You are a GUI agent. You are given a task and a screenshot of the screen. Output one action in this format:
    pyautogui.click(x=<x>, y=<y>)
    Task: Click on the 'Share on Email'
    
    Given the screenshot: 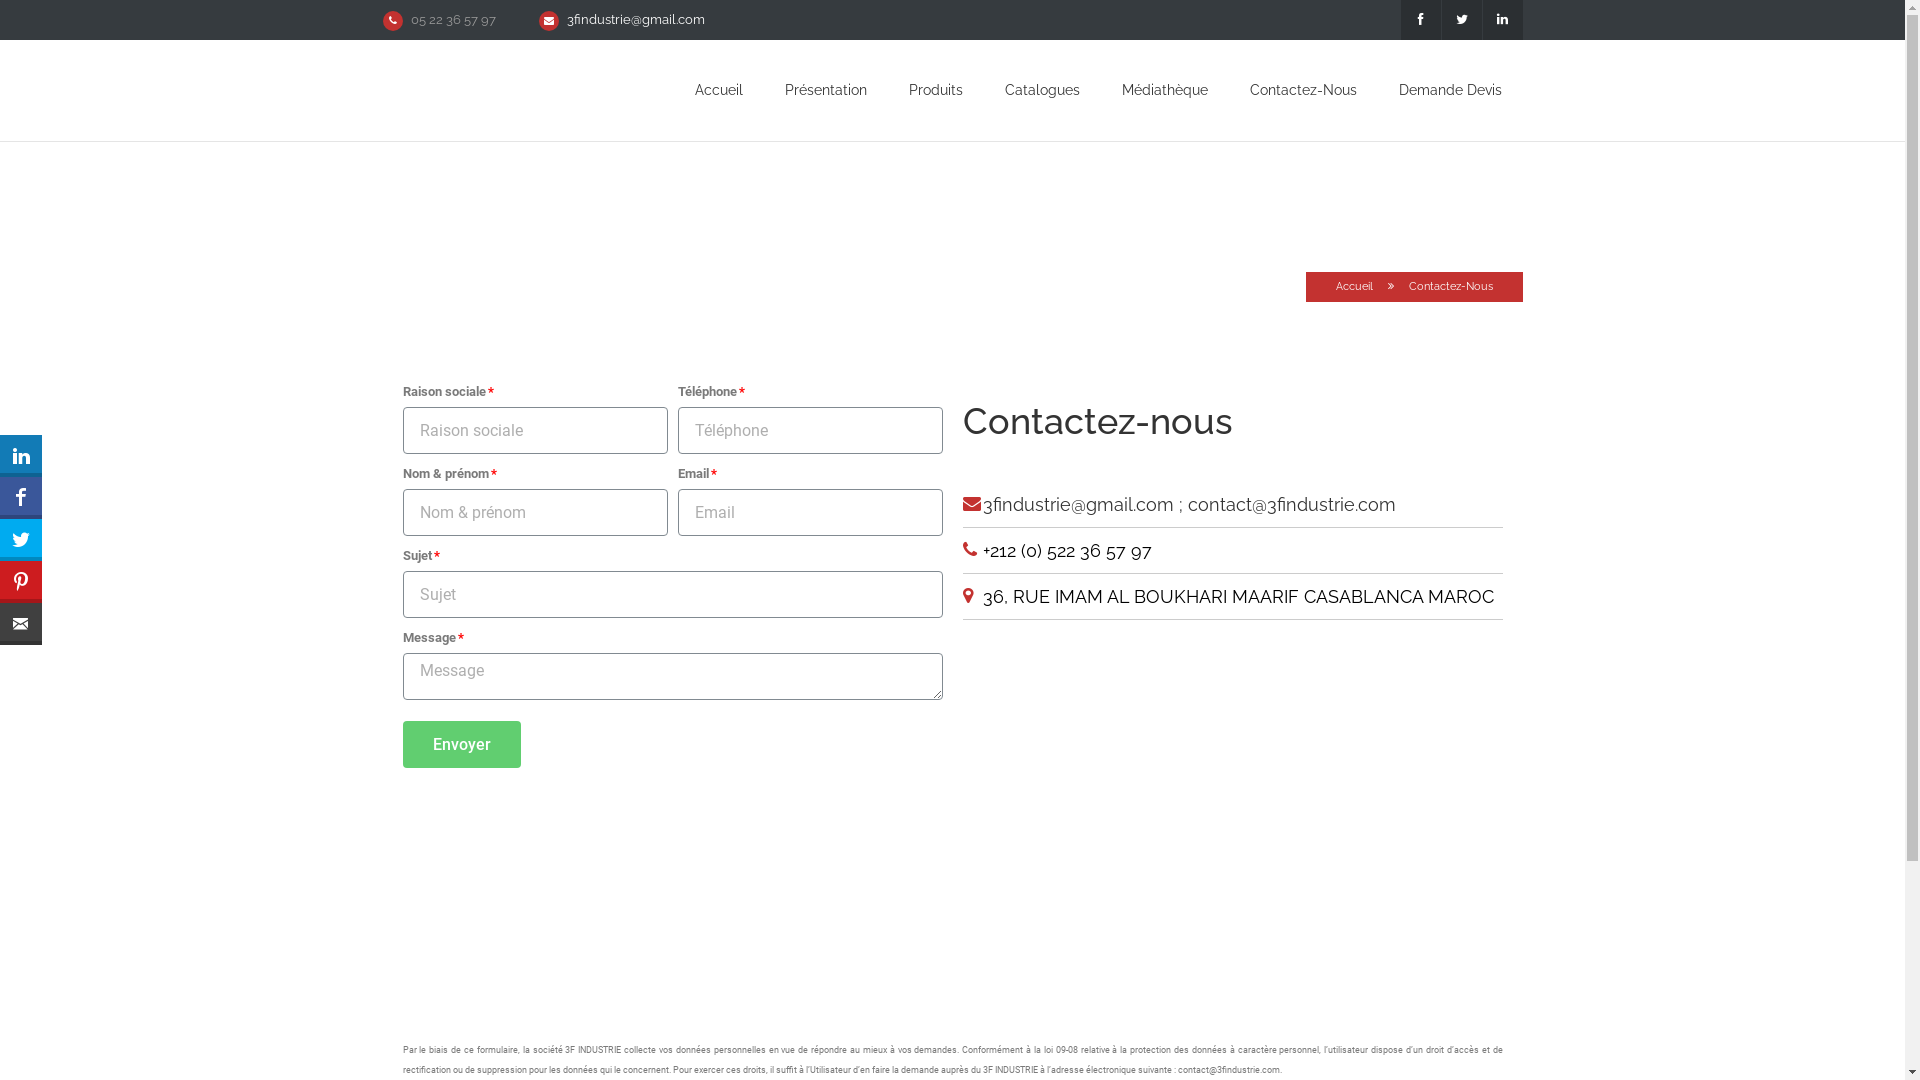 What is the action you would take?
    pyautogui.click(x=0, y=623)
    